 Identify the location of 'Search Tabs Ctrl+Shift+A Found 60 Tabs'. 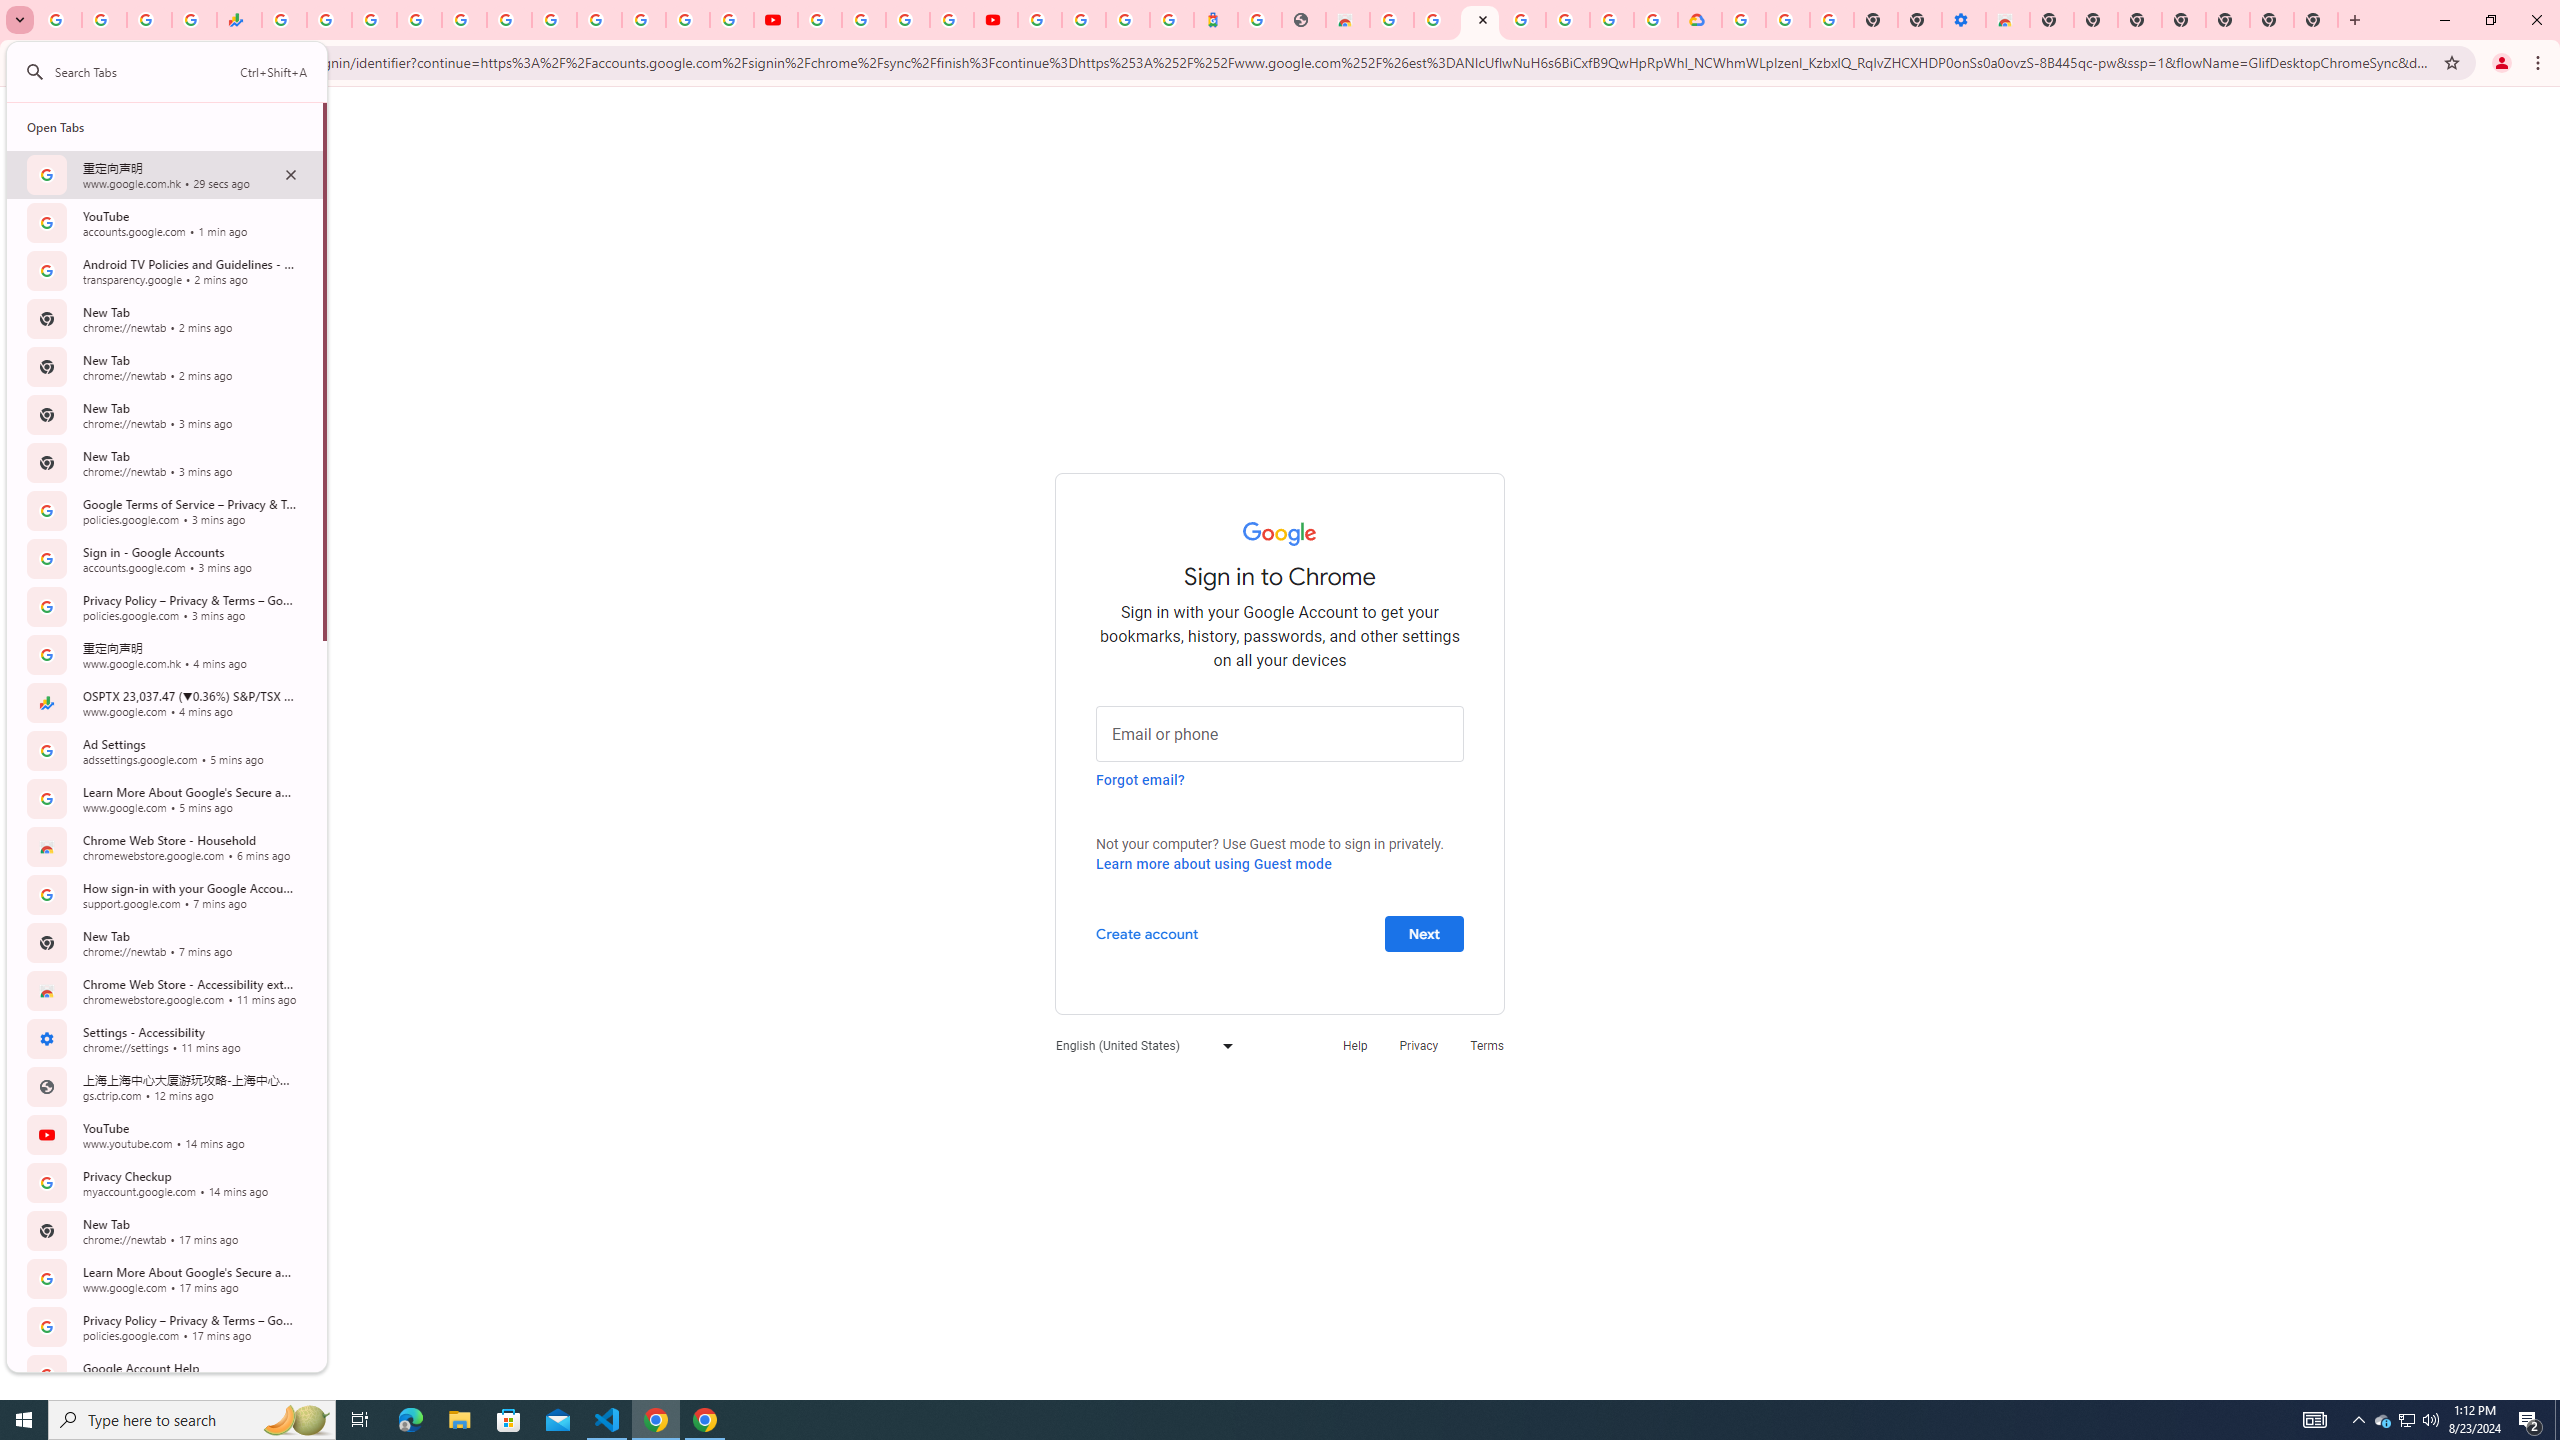
(179, 72).